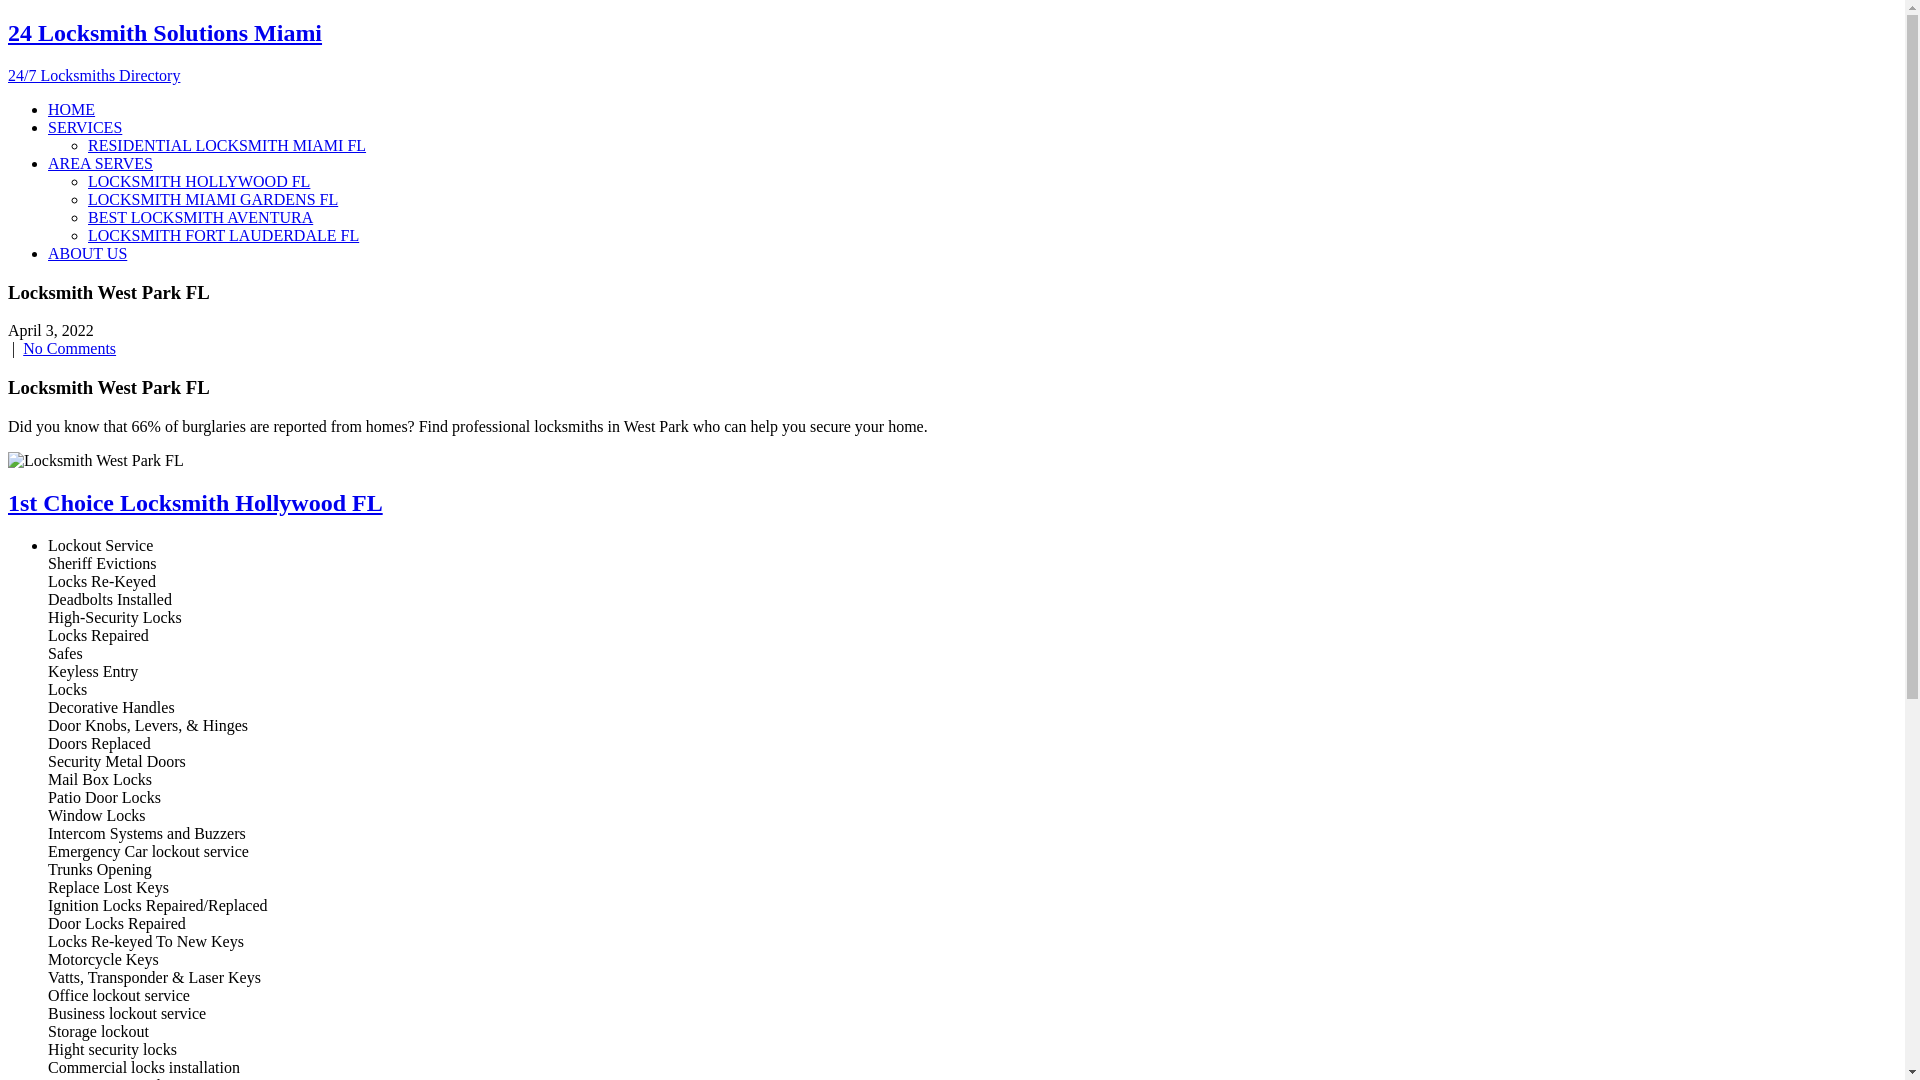  Describe the element at coordinates (99, 162) in the screenshot. I see `'AREA SERVES'` at that location.